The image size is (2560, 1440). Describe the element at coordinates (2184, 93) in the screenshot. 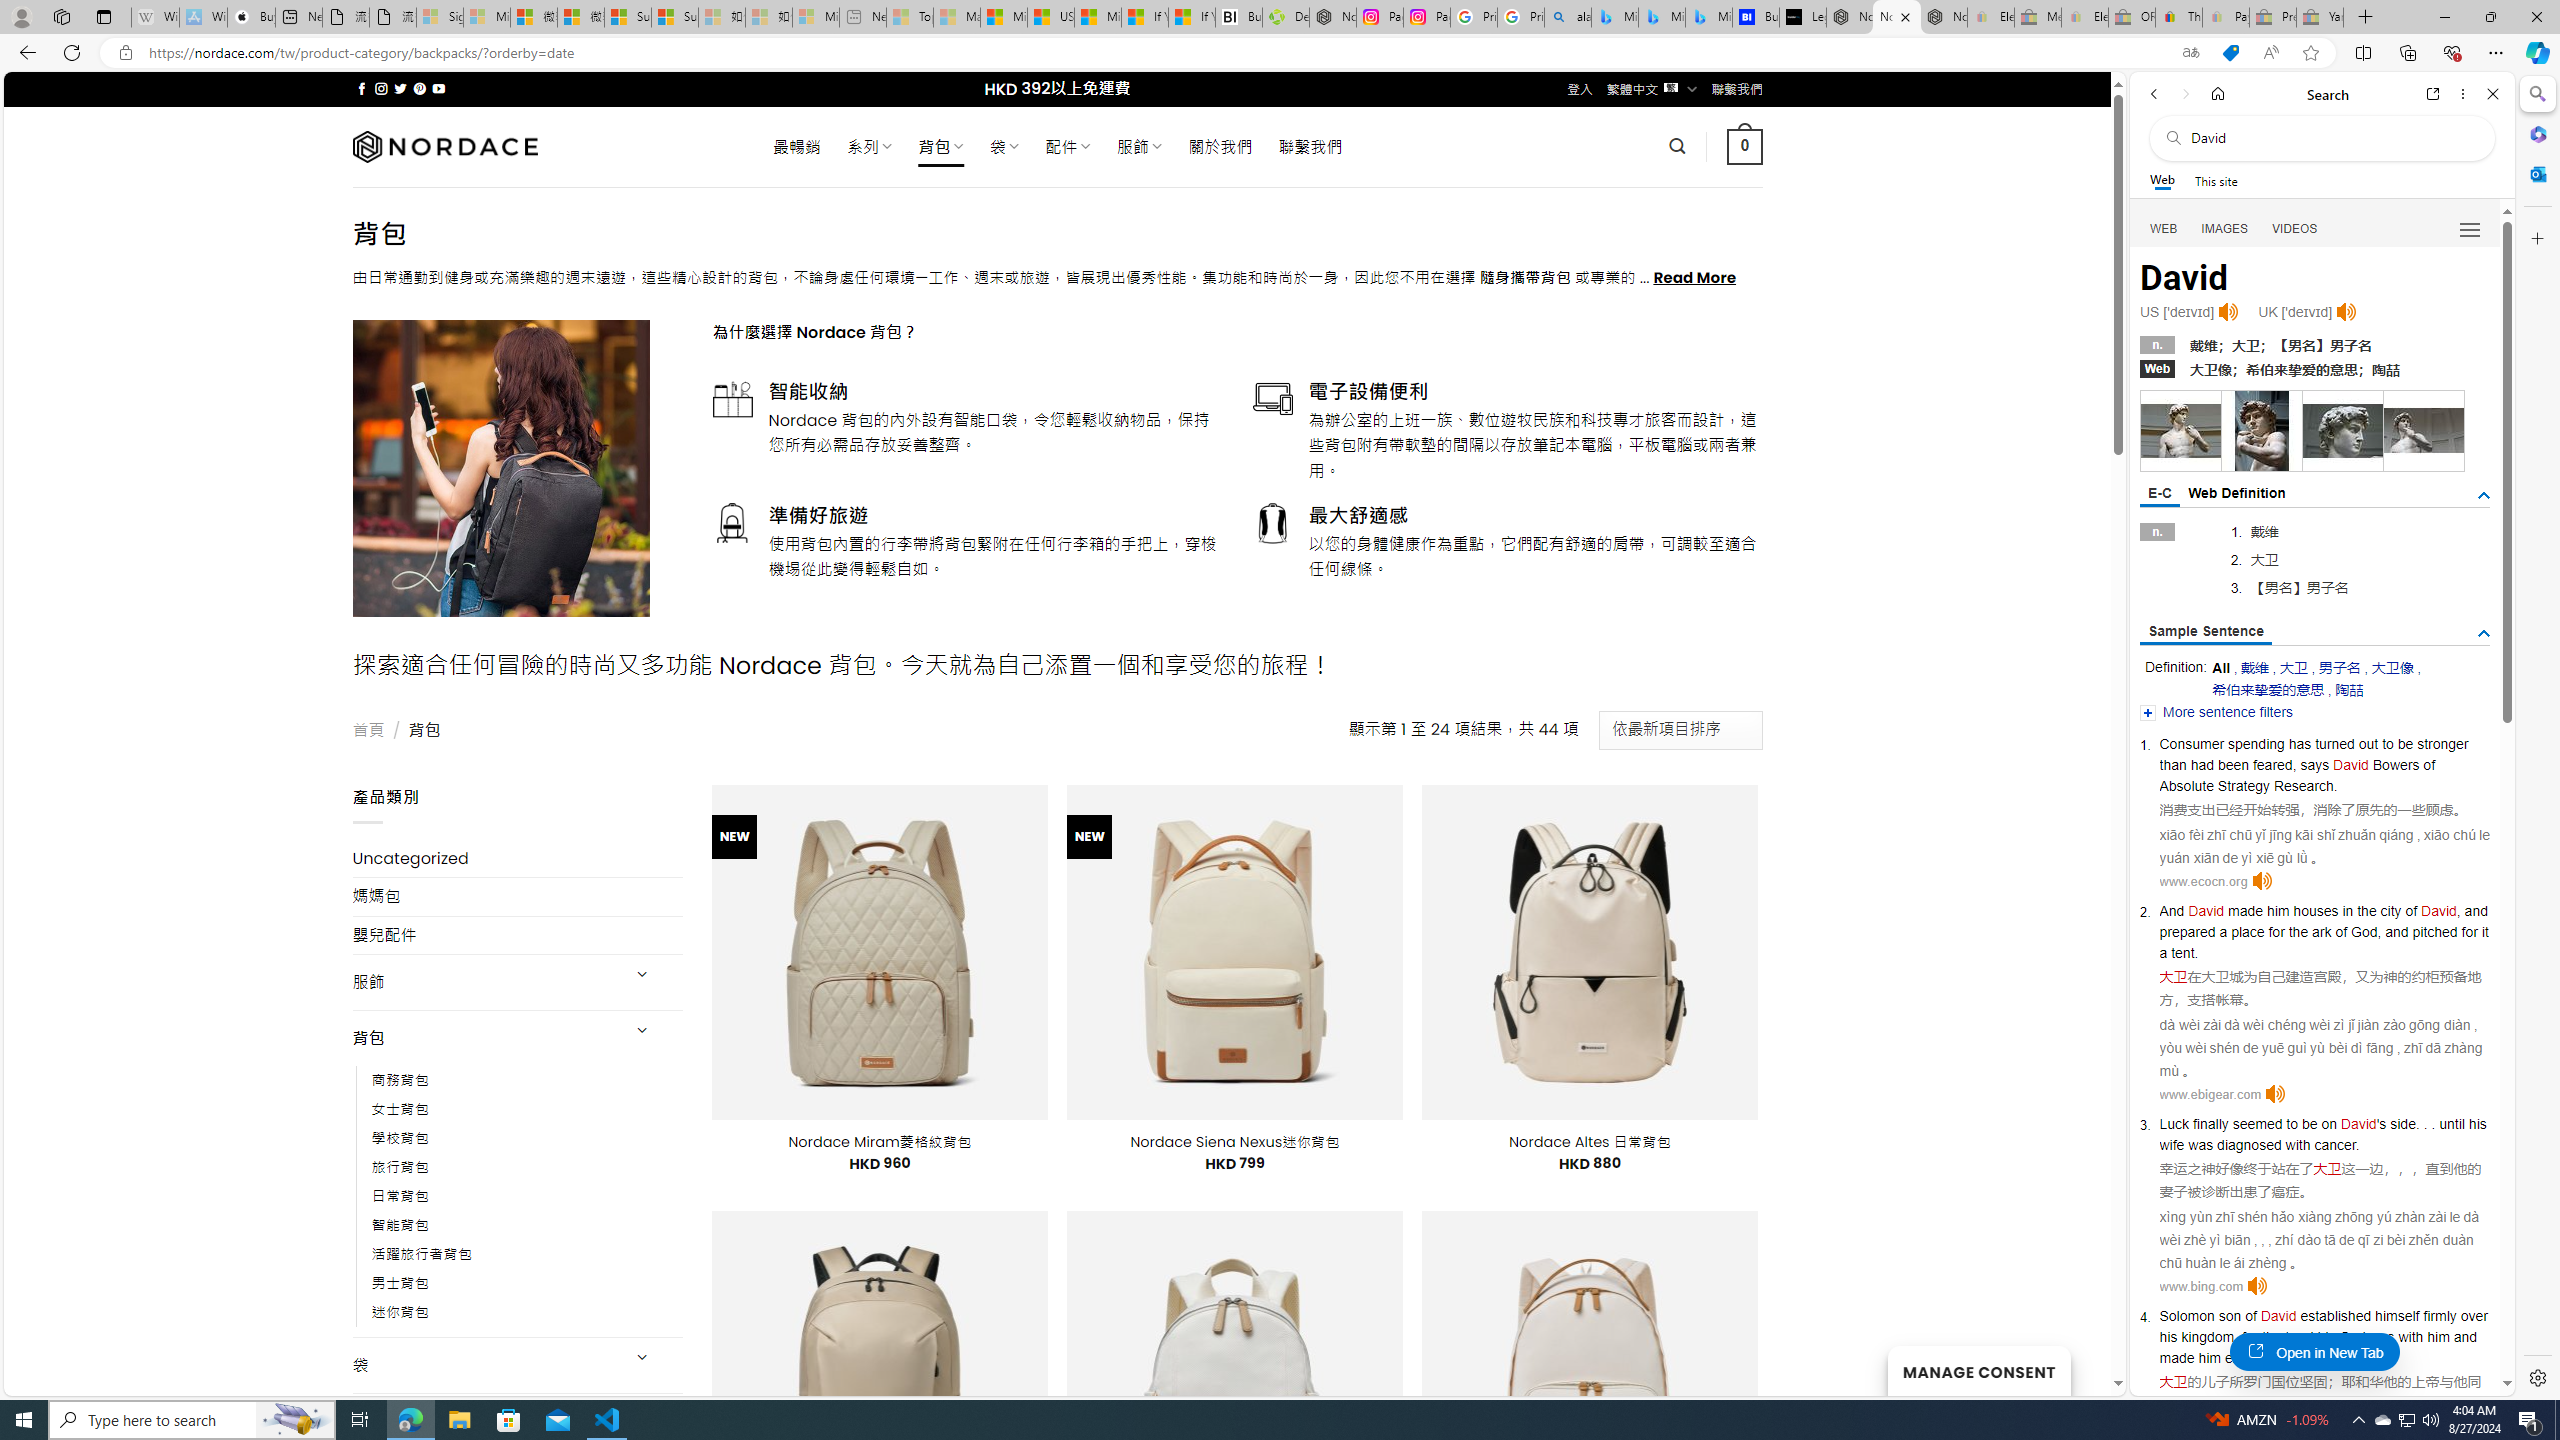

I see `'Forward'` at that location.